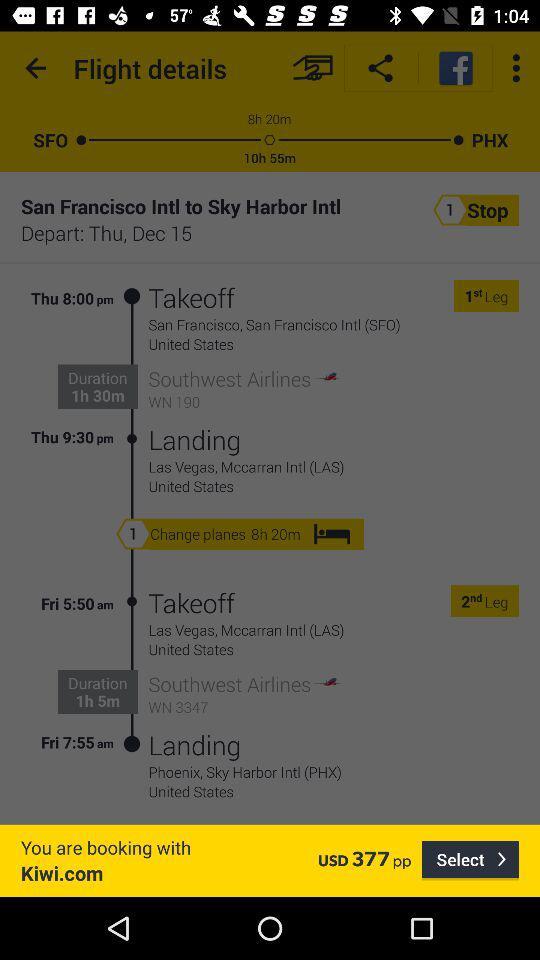 This screenshot has height=960, width=540. I want to click on payment information, so click(312, 68).